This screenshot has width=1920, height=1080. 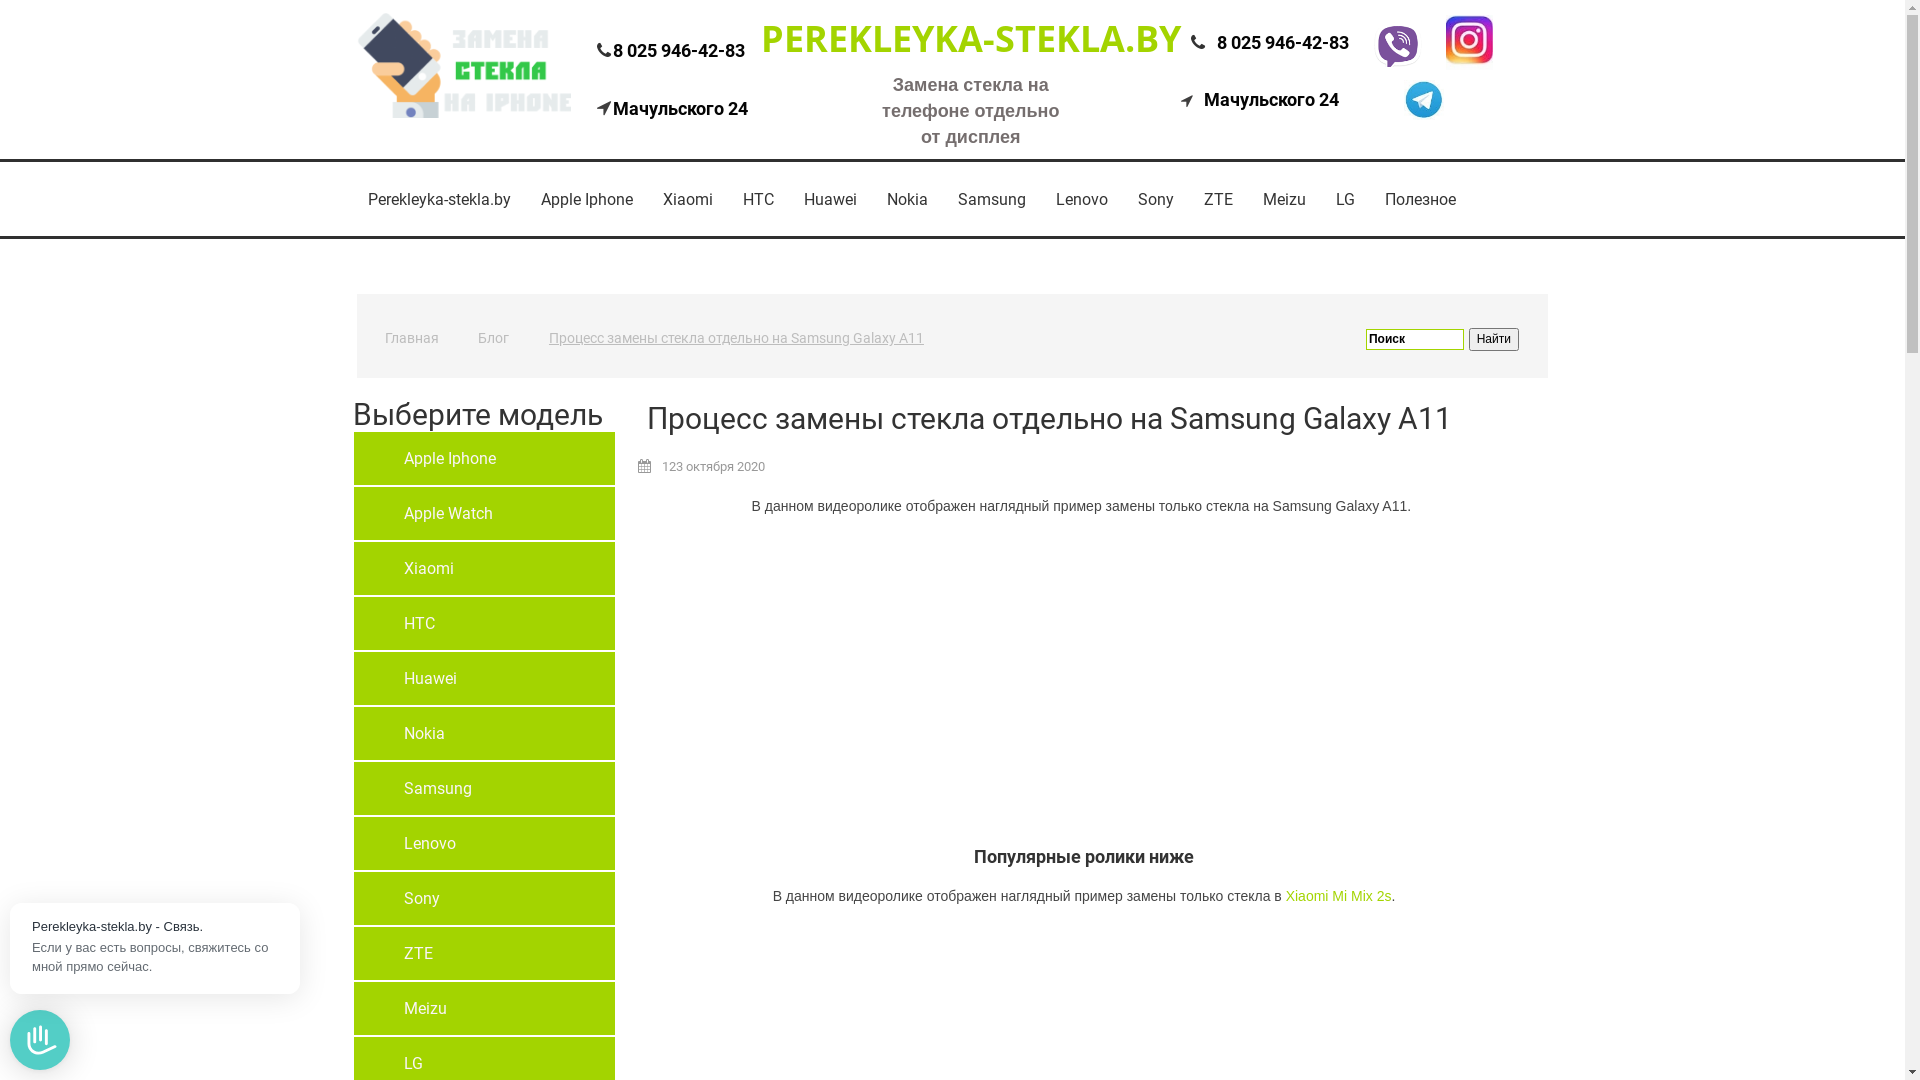 I want to click on 'Perekleyka-stekla.by', so click(x=437, y=200).